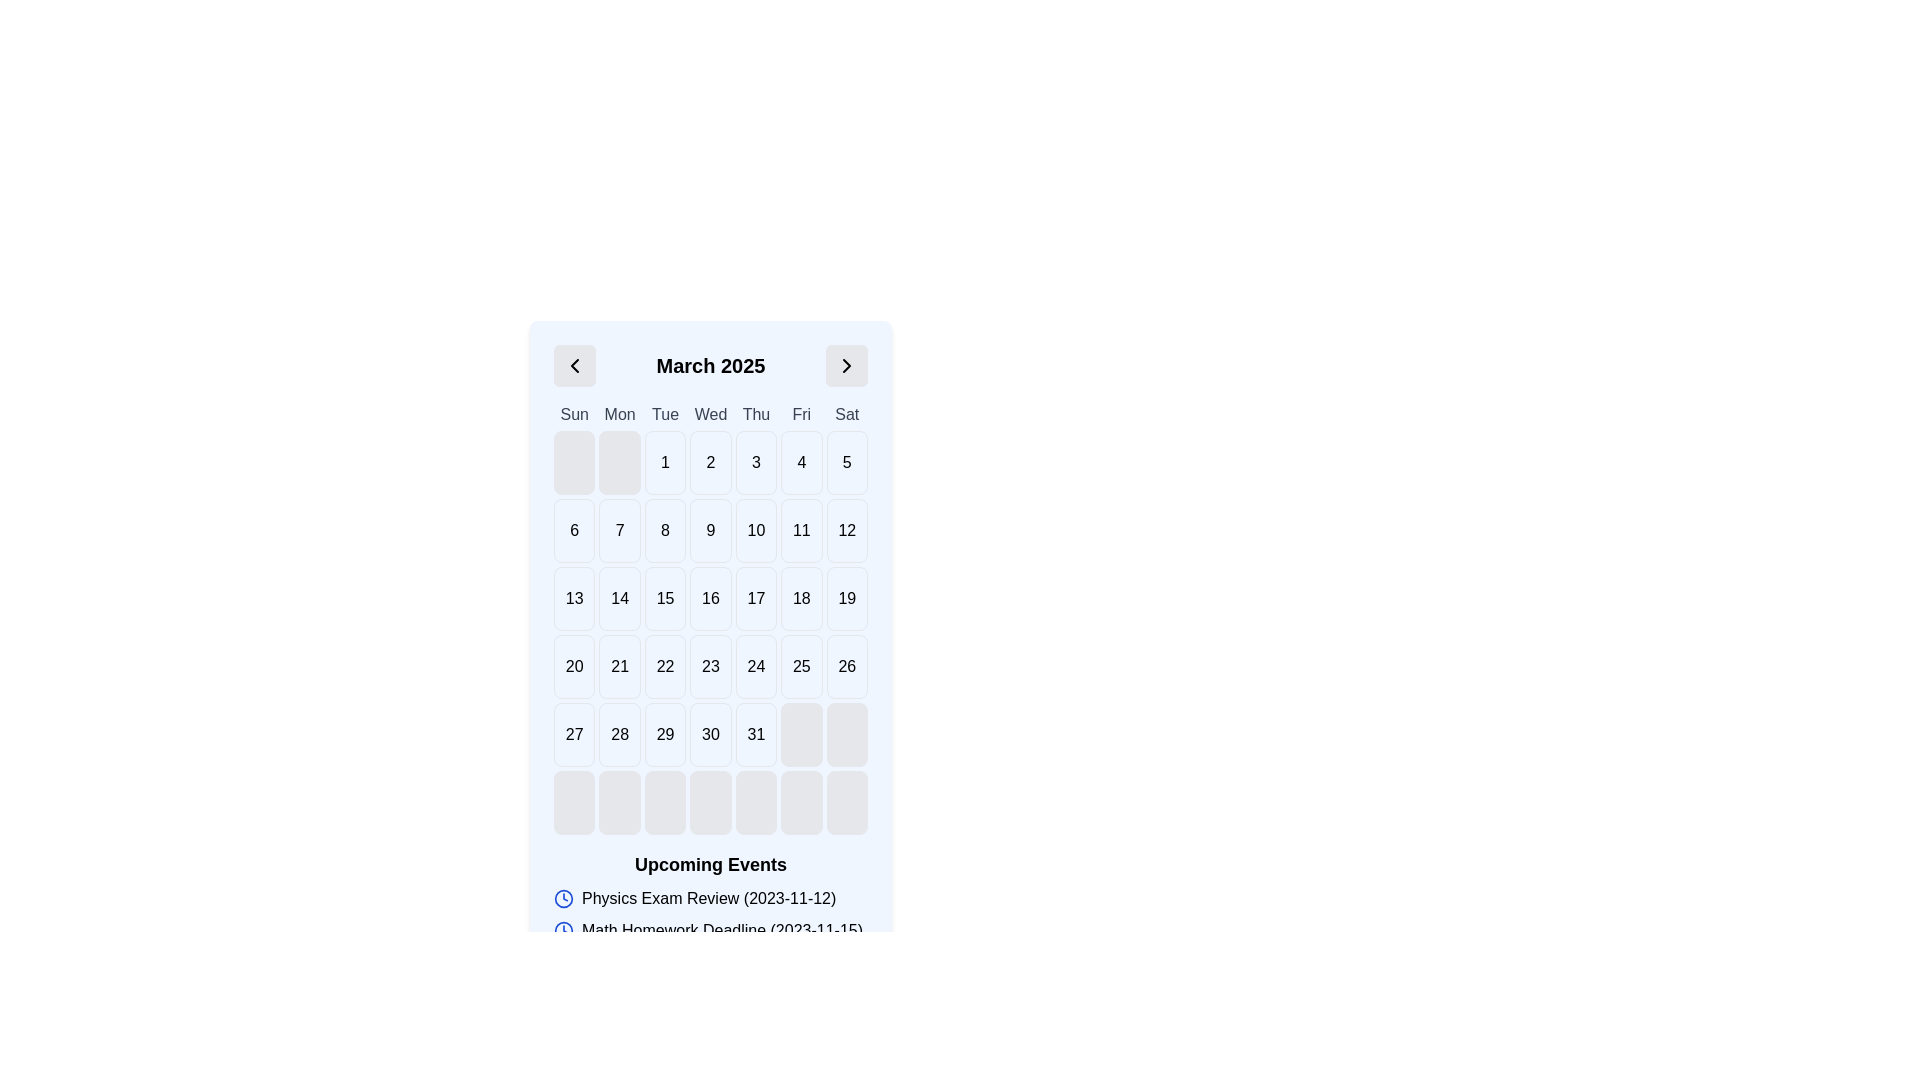 The height and width of the screenshot is (1080, 1920). What do you see at coordinates (846, 366) in the screenshot?
I see `the rightward-facing arrow icon button located in the header of the calendar interface` at bounding box center [846, 366].